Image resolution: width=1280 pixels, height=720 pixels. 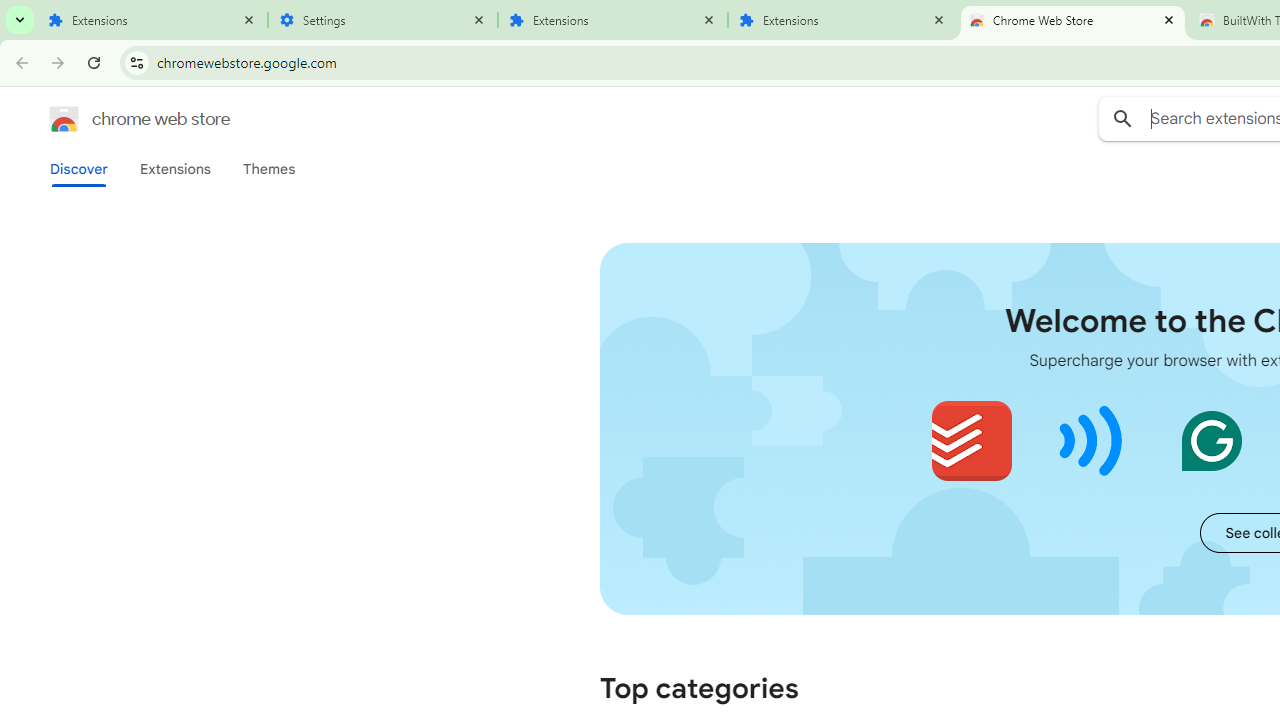 What do you see at coordinates (1210, 440) in the screenshot?
I see `'Grammarly: AI Writing and Grammar Checker App'` at bounding box center [1210, 440].